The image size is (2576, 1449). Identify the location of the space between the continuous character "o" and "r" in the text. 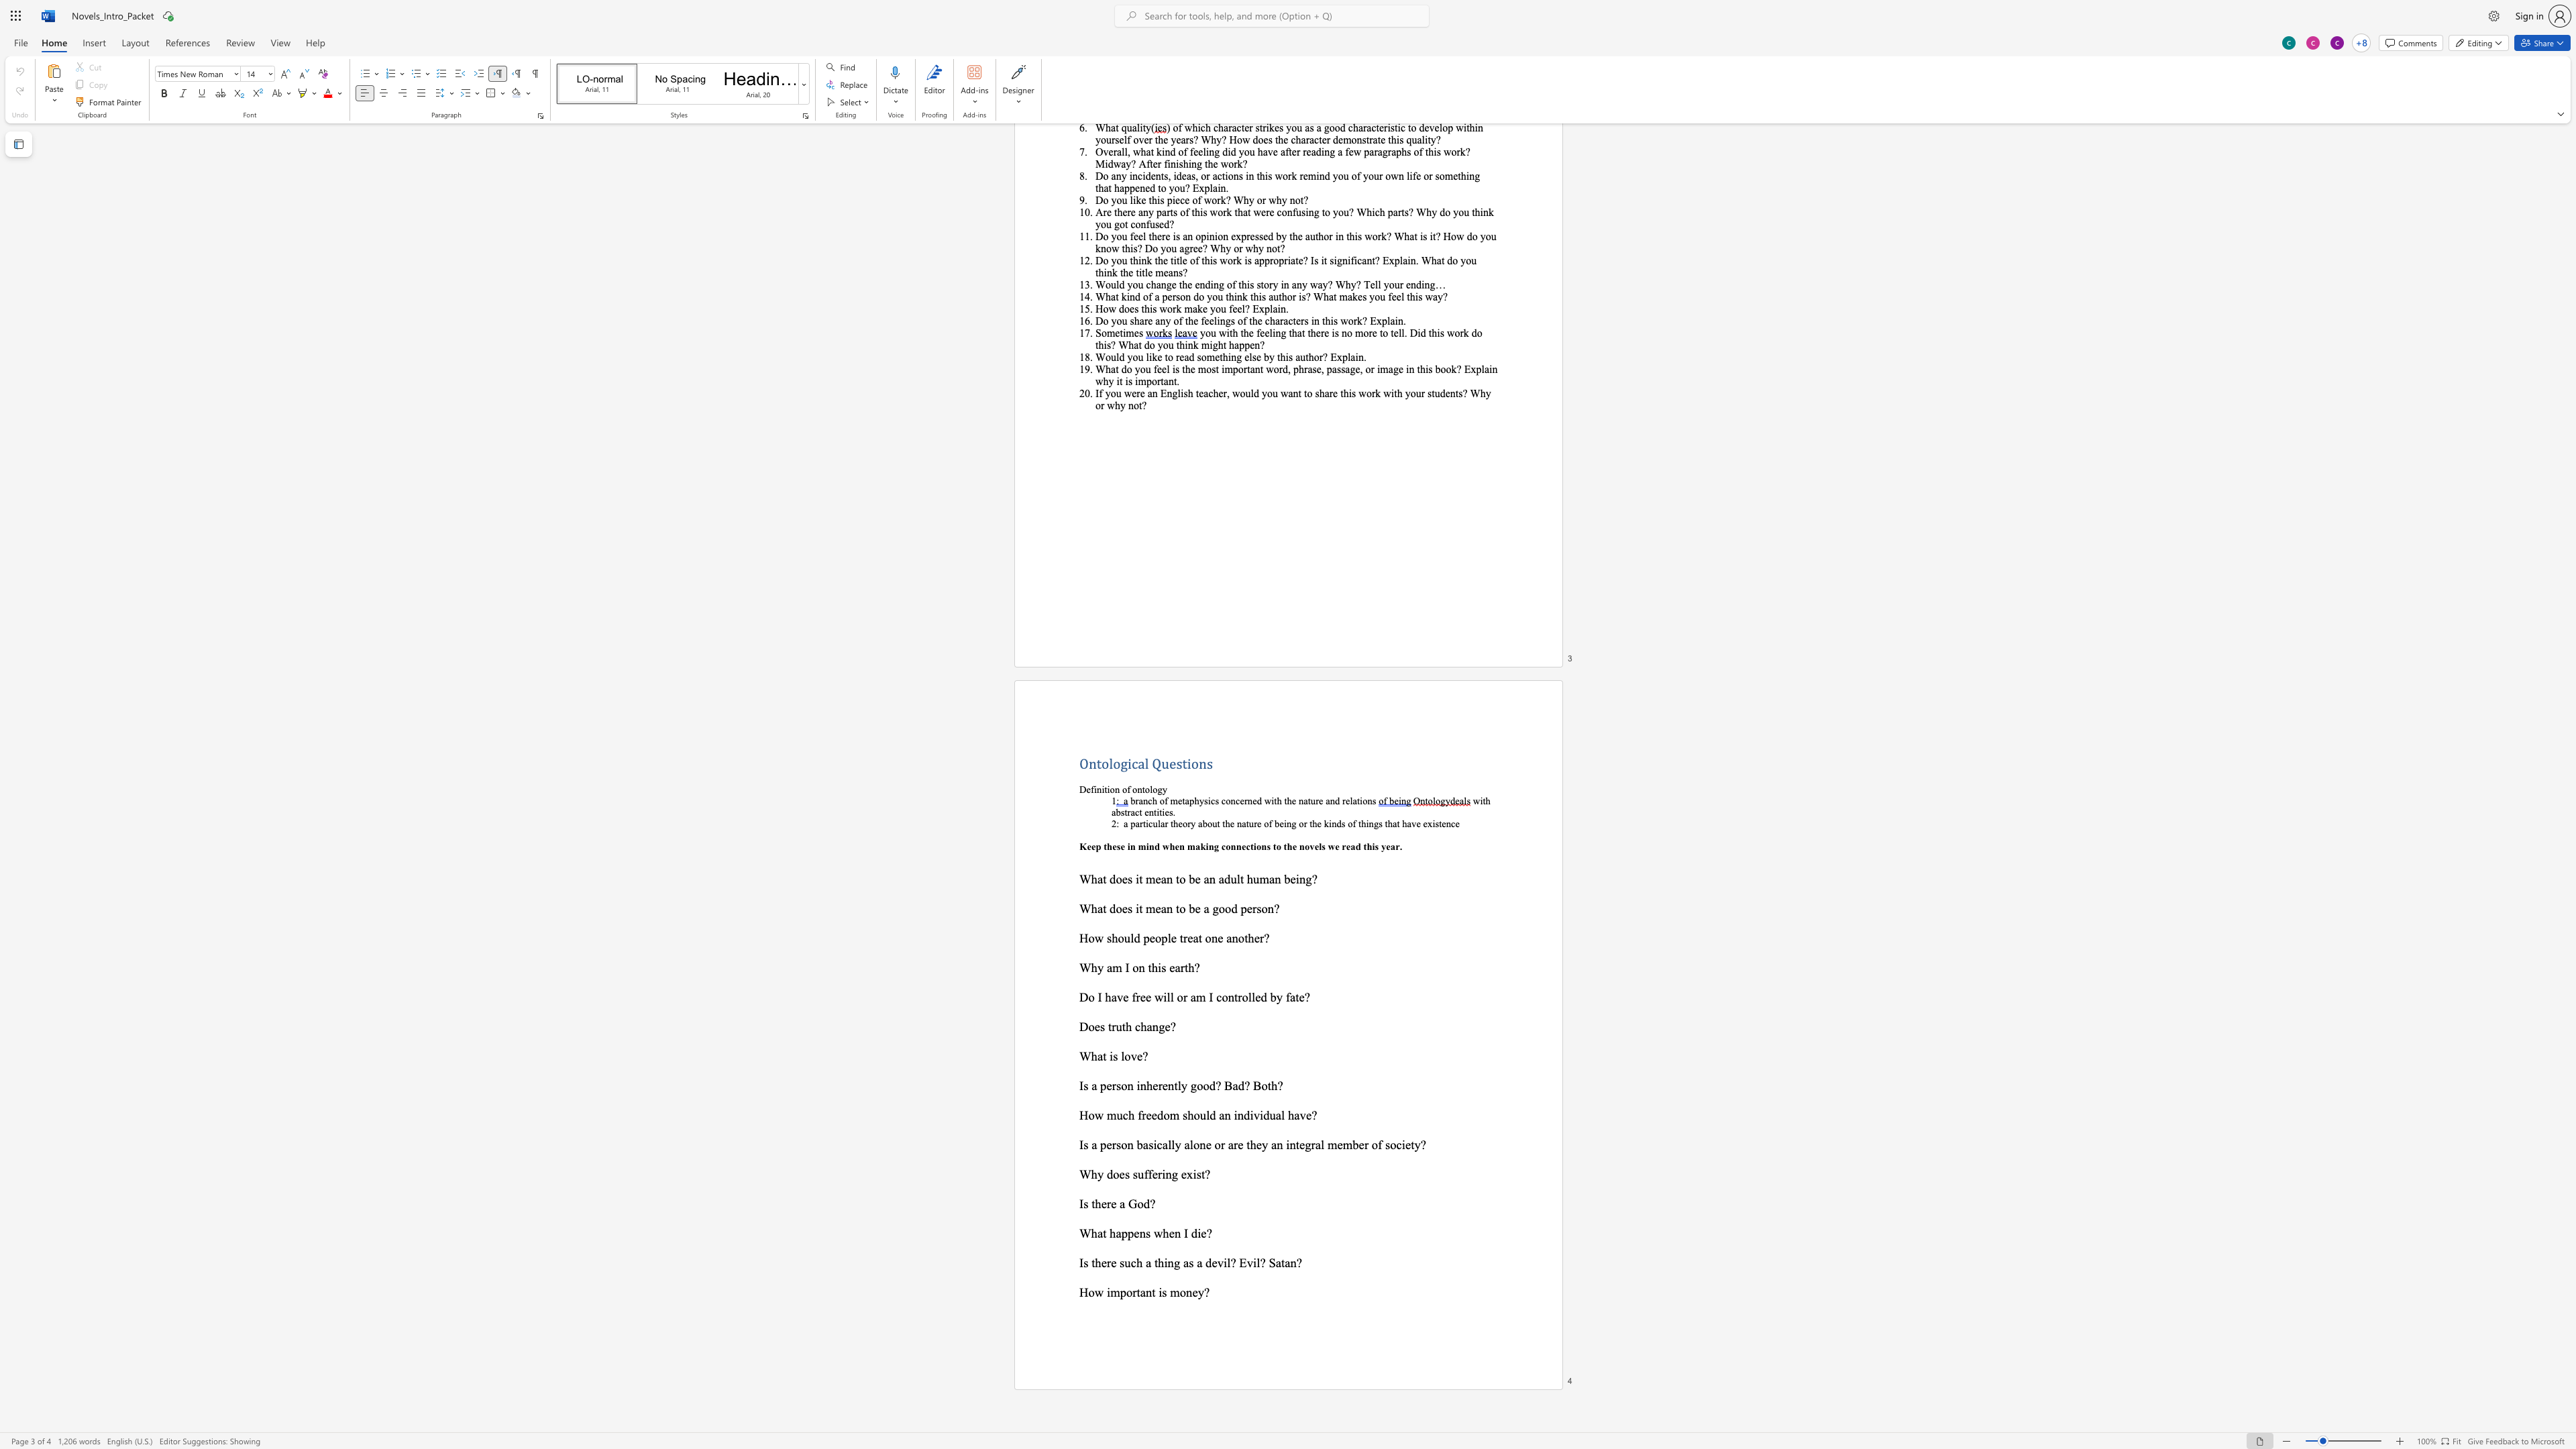
(1130, 1291).